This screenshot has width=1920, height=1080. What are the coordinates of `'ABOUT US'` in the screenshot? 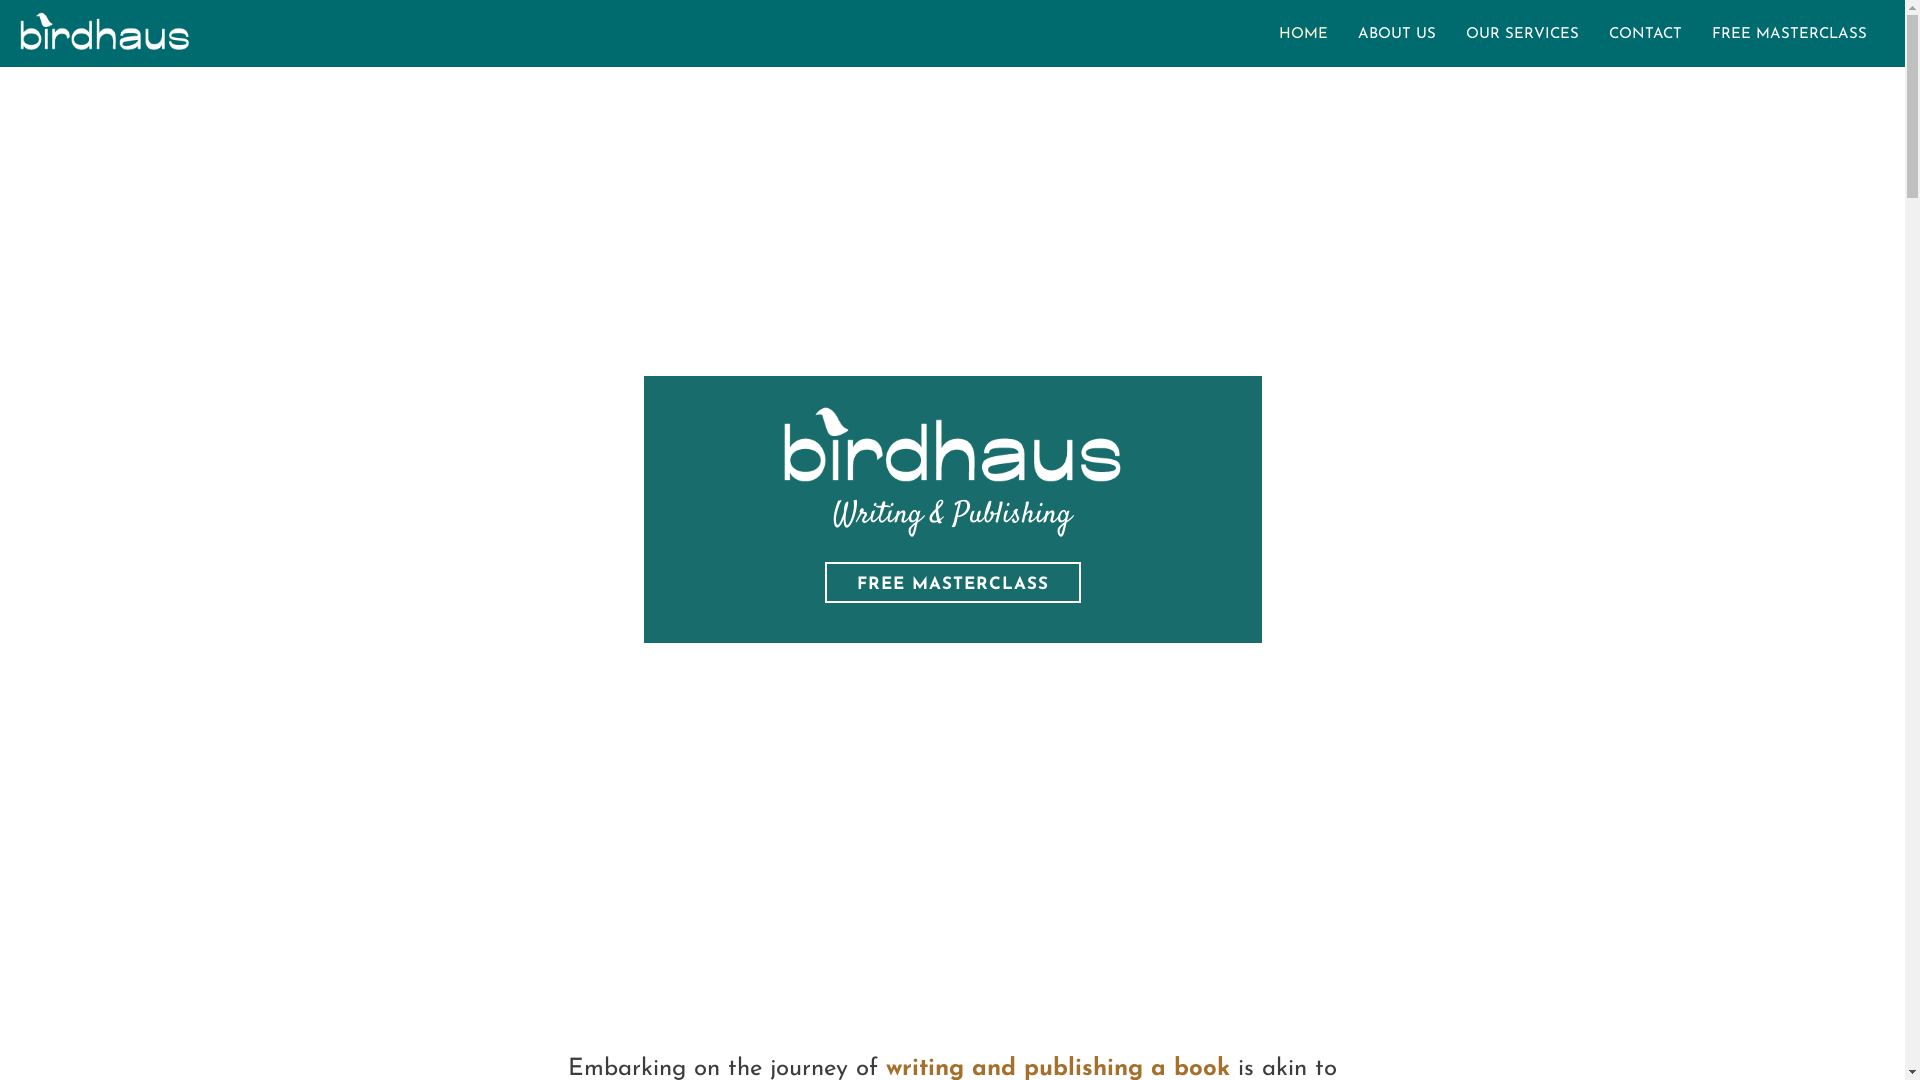 It's located at (1395, 34).